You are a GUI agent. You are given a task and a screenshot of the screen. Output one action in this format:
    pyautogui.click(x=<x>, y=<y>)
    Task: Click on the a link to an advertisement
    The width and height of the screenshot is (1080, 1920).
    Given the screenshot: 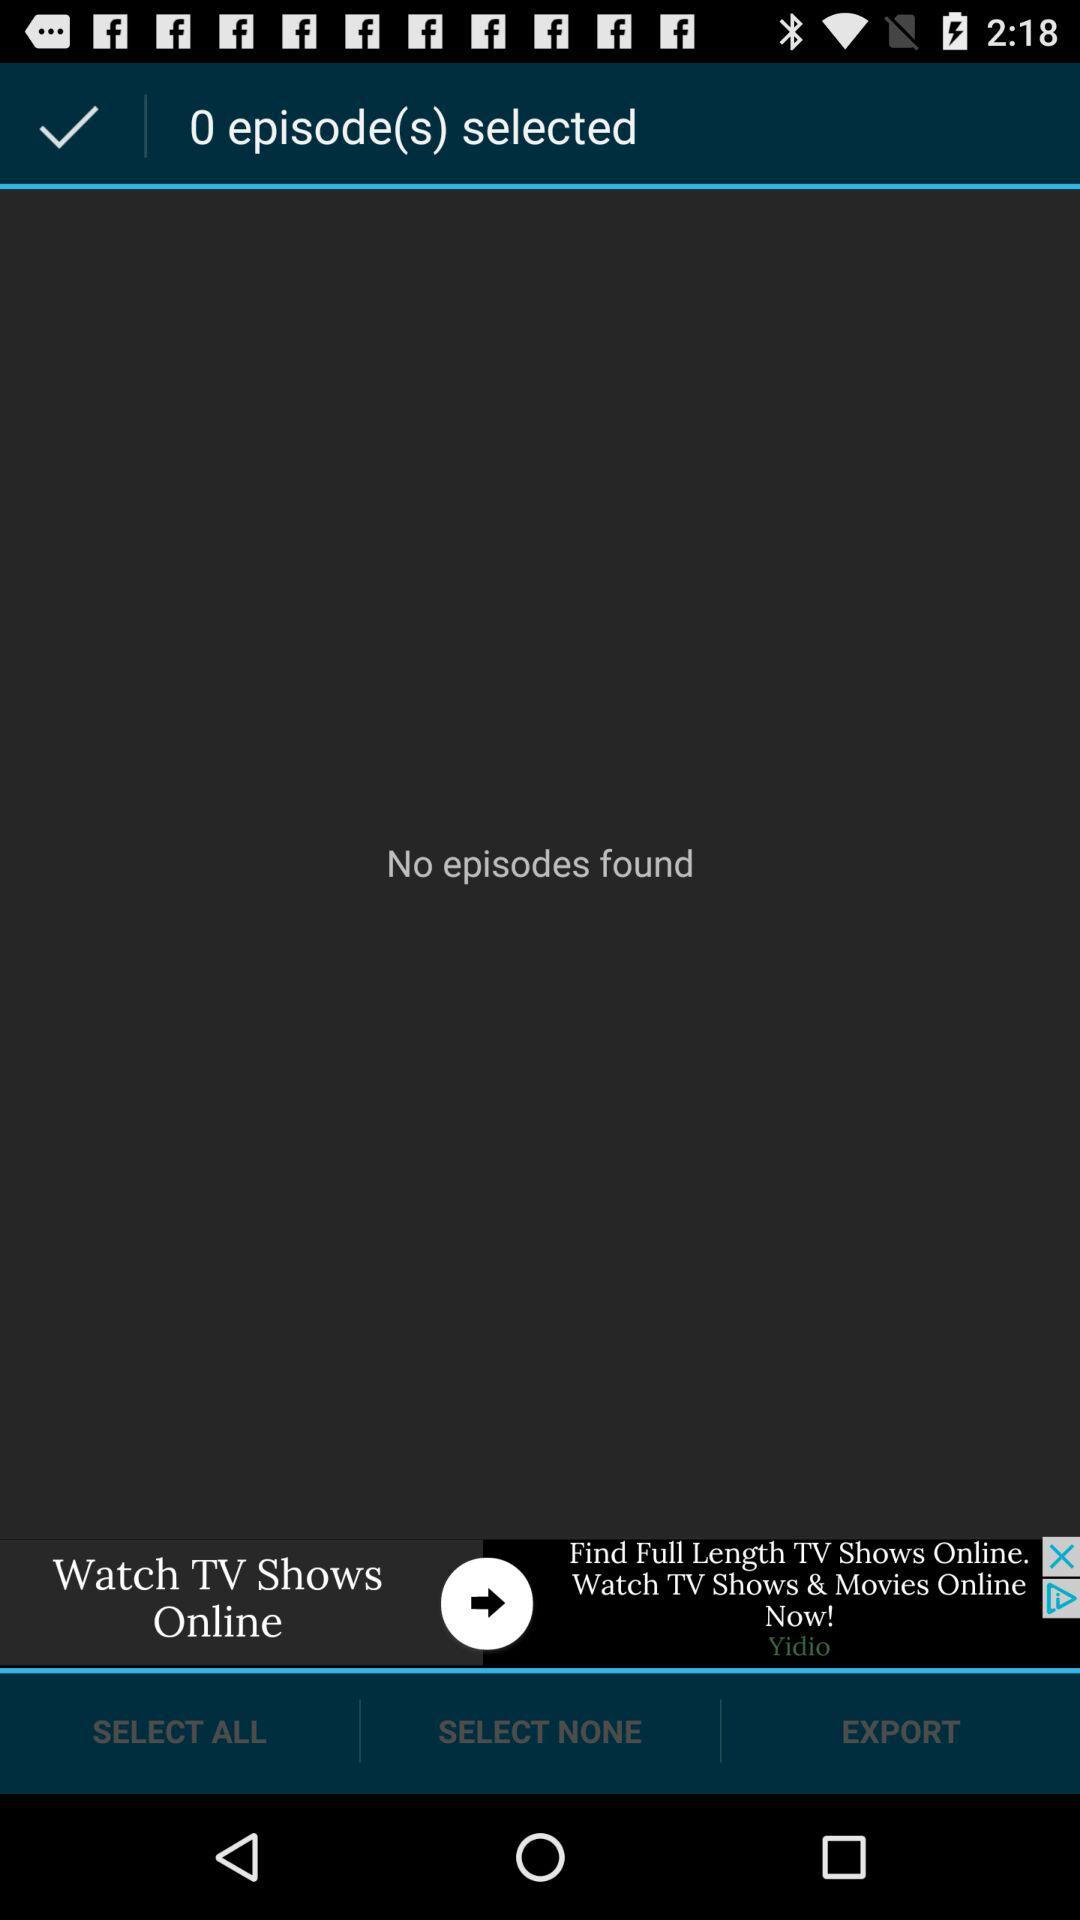 What is the action you would take?
    pyautogui.click(x=540, y=1602)
    